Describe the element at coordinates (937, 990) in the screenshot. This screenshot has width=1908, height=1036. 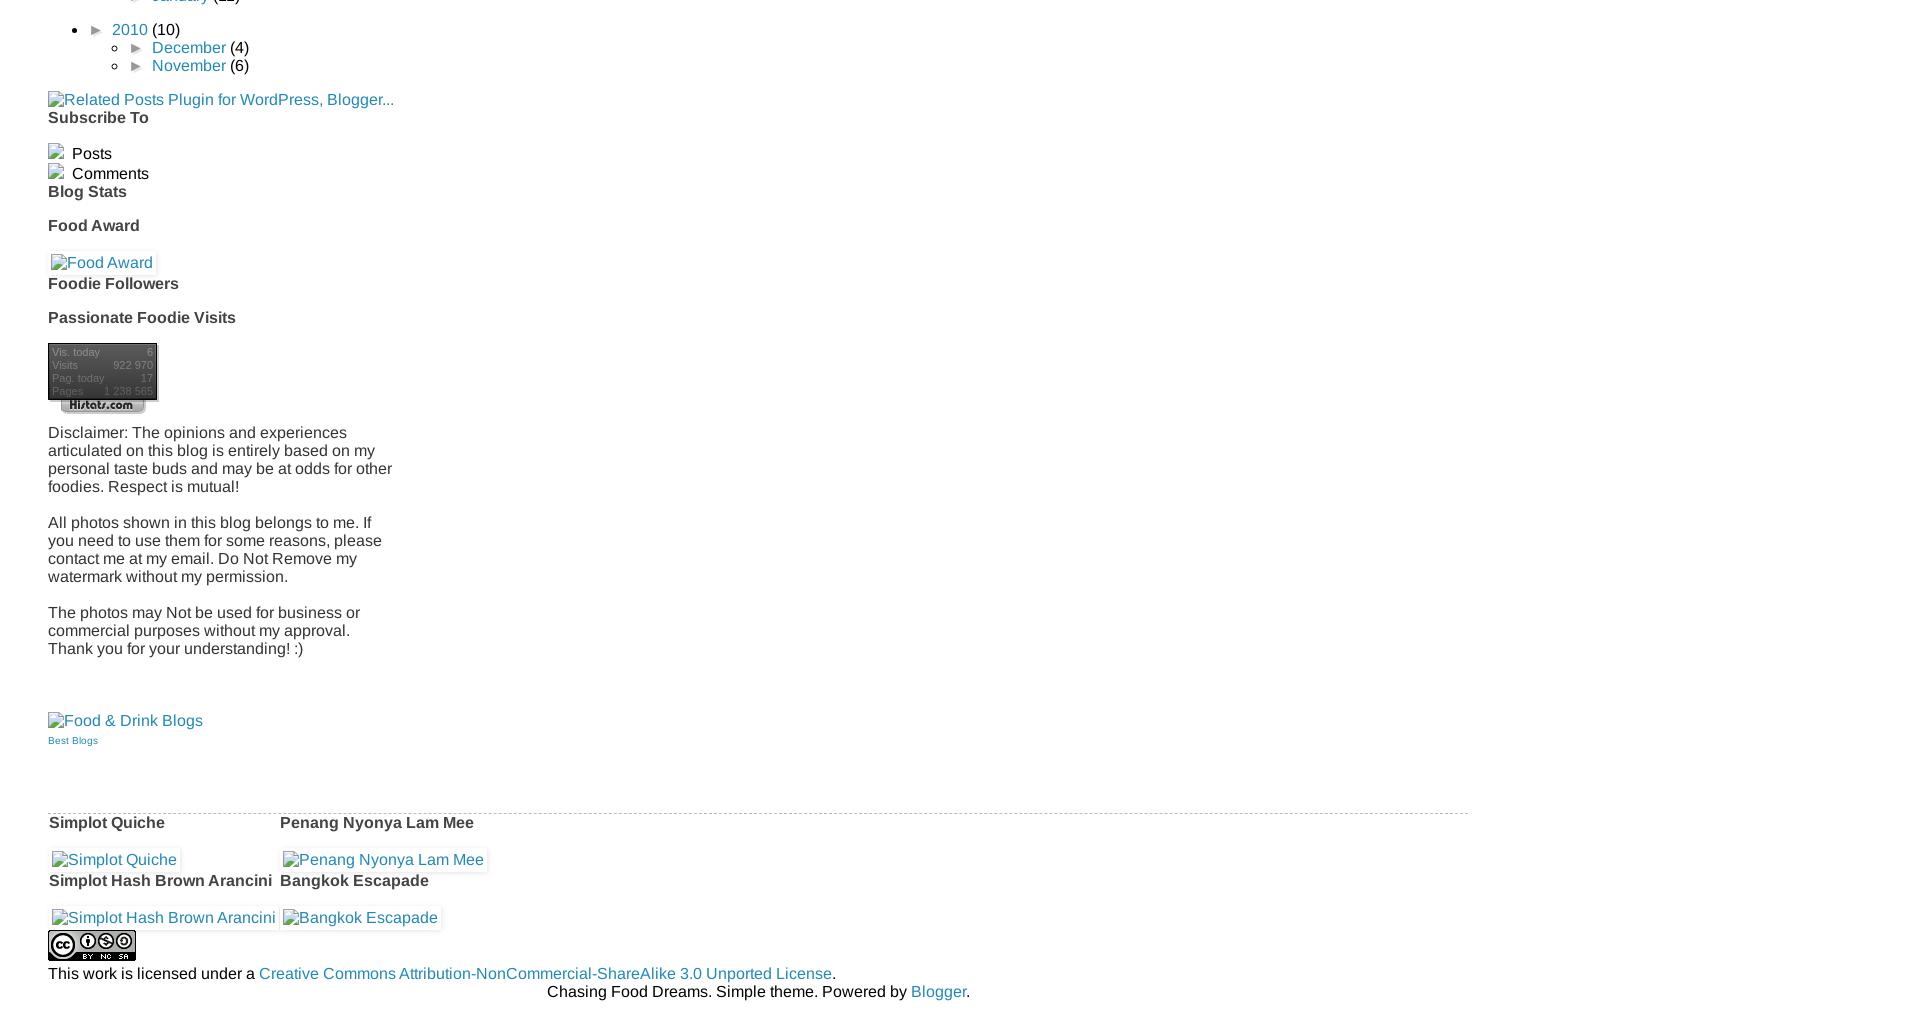
I see `'Blogger'` at that location.